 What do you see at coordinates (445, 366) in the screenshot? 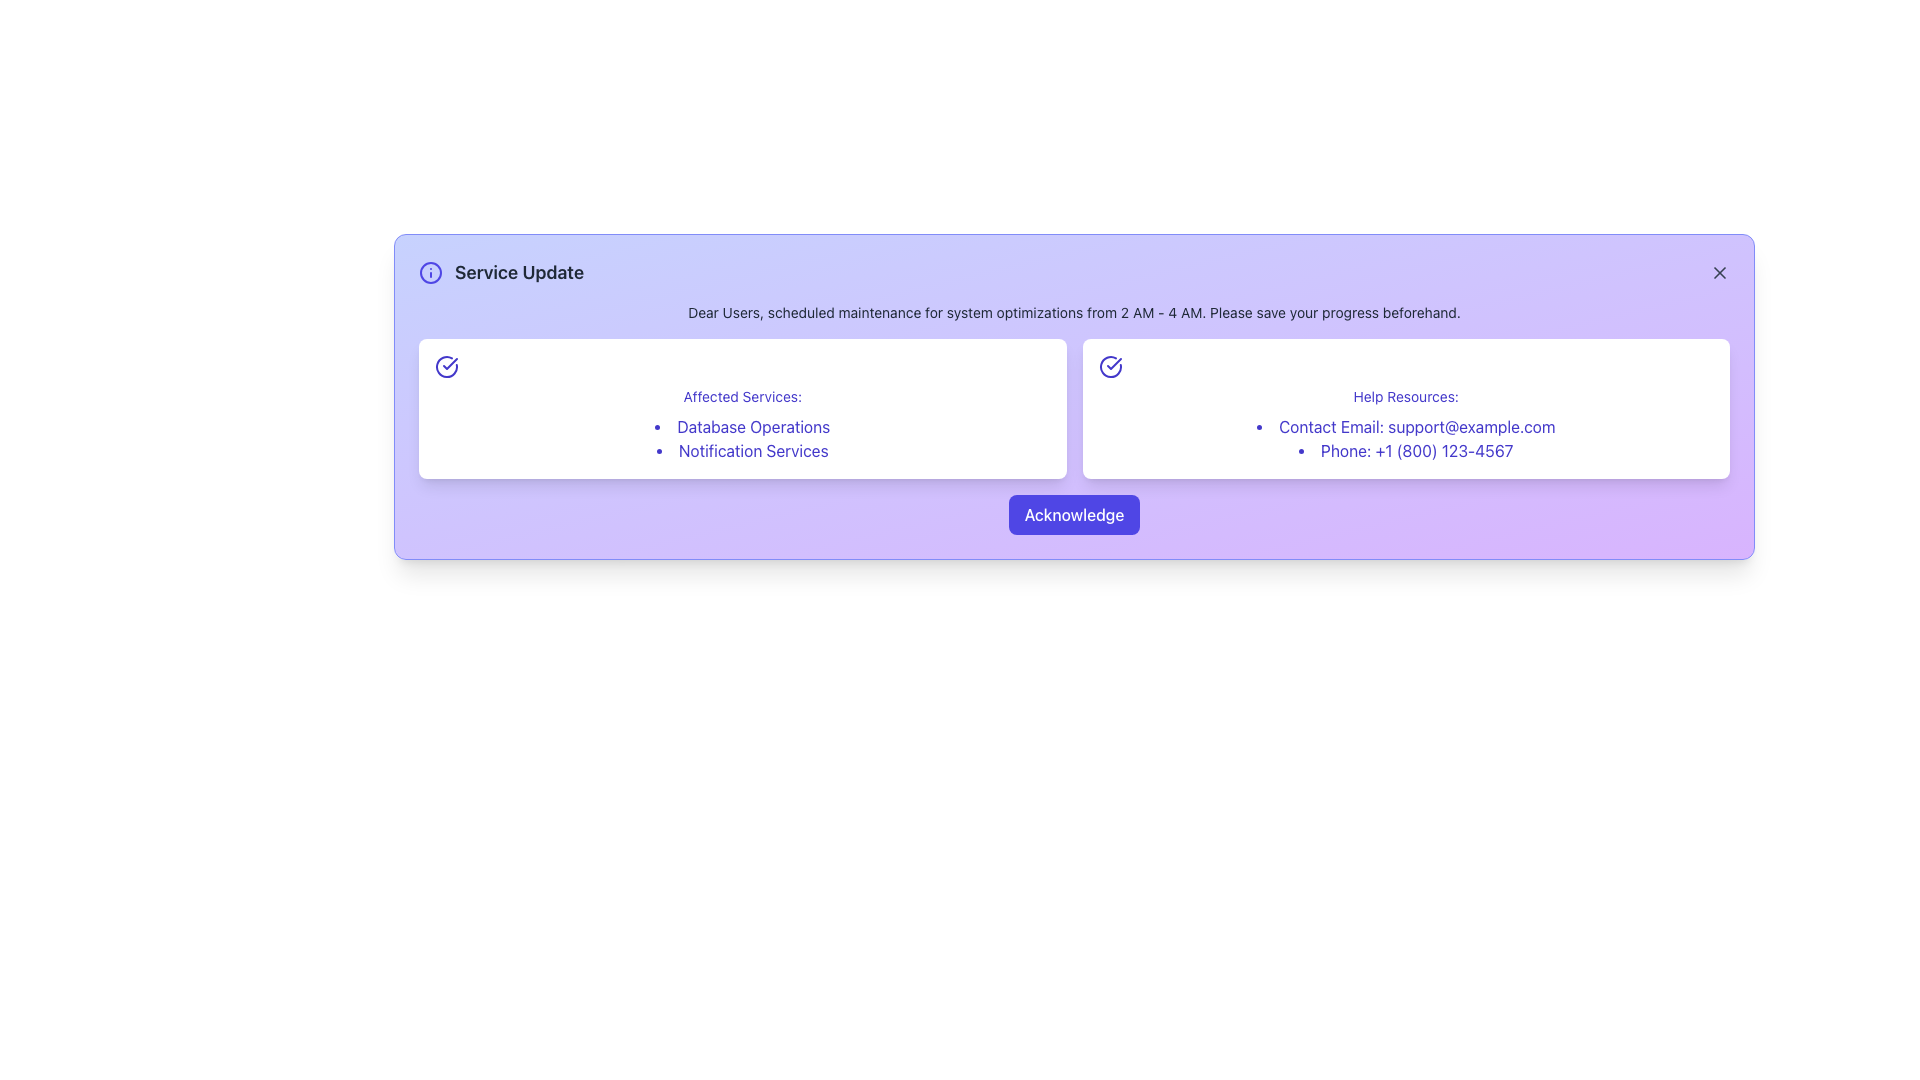
I see `the Icon component that visually represents a completed or confirmed action, located within a rectangular white card in a purple-themed modal box` at bounding box center [445, 366].